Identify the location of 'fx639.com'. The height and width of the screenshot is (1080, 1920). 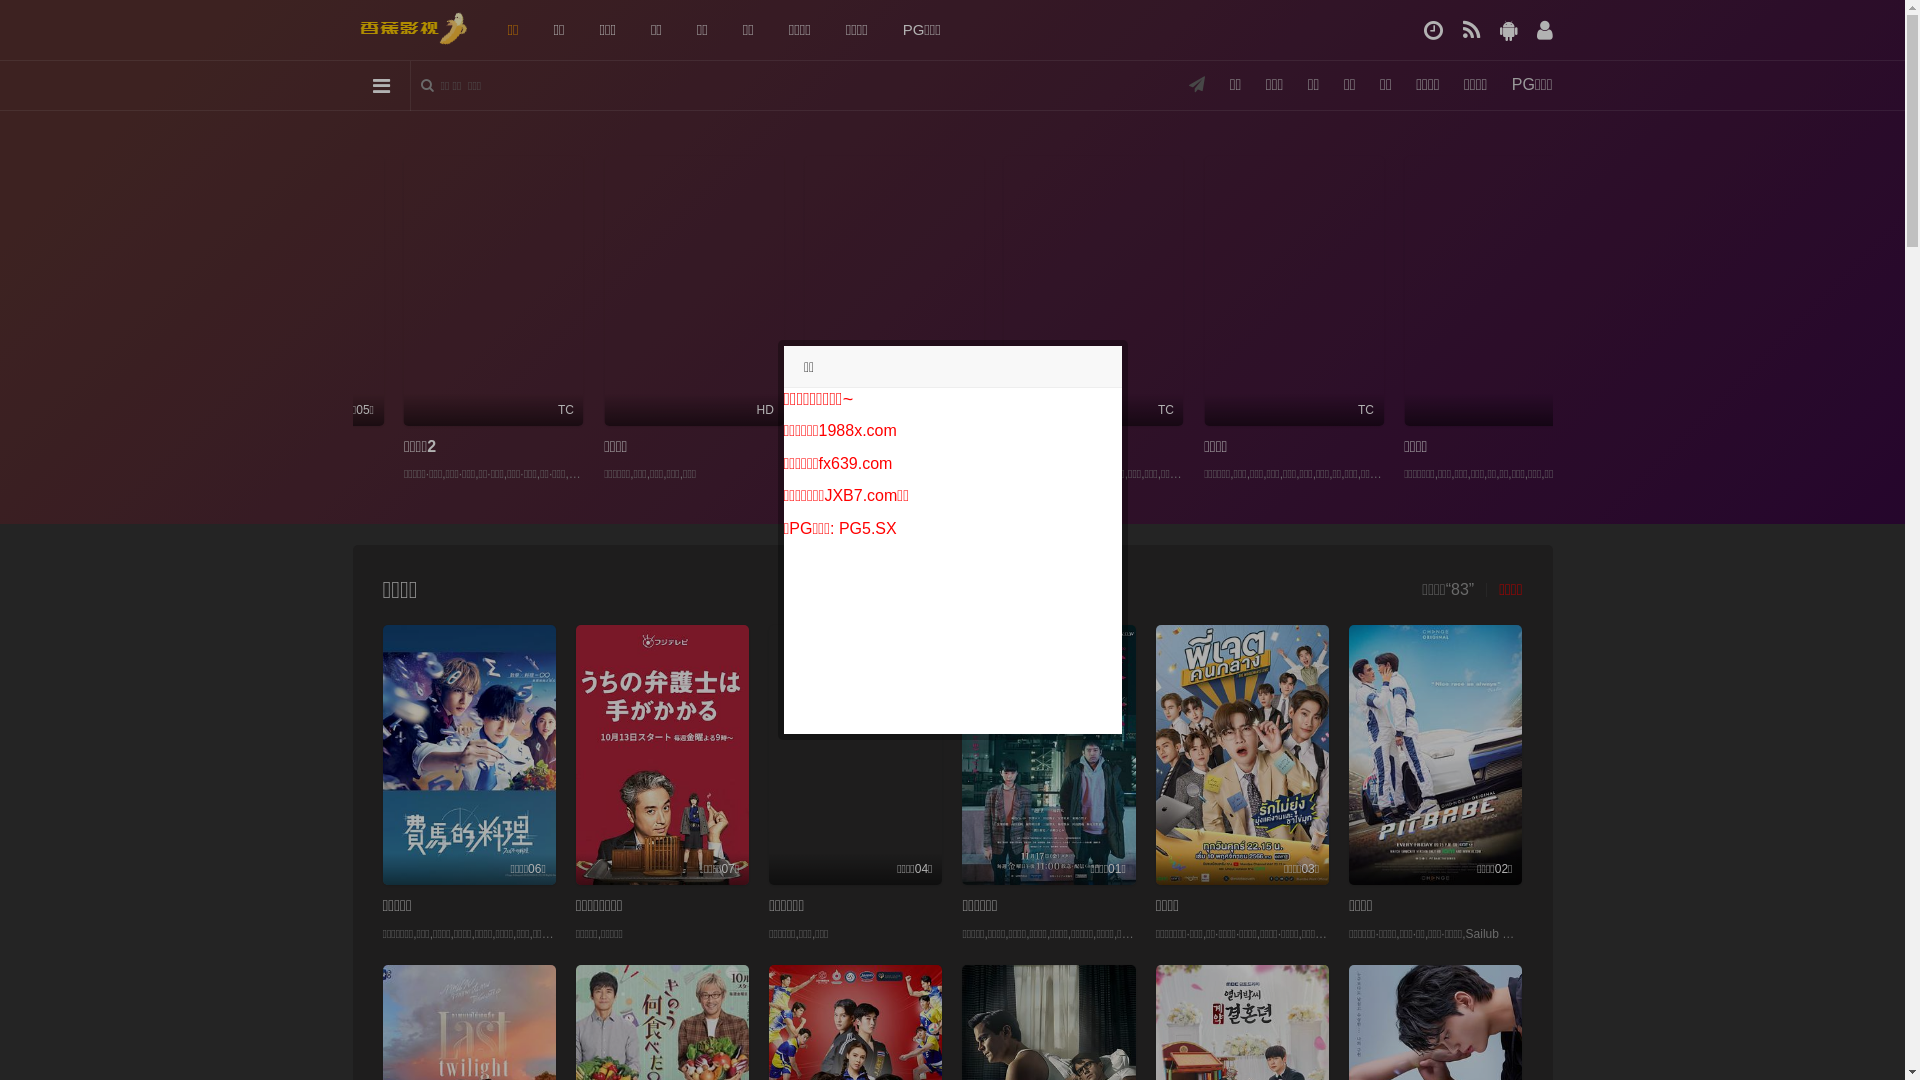
(855, 463).